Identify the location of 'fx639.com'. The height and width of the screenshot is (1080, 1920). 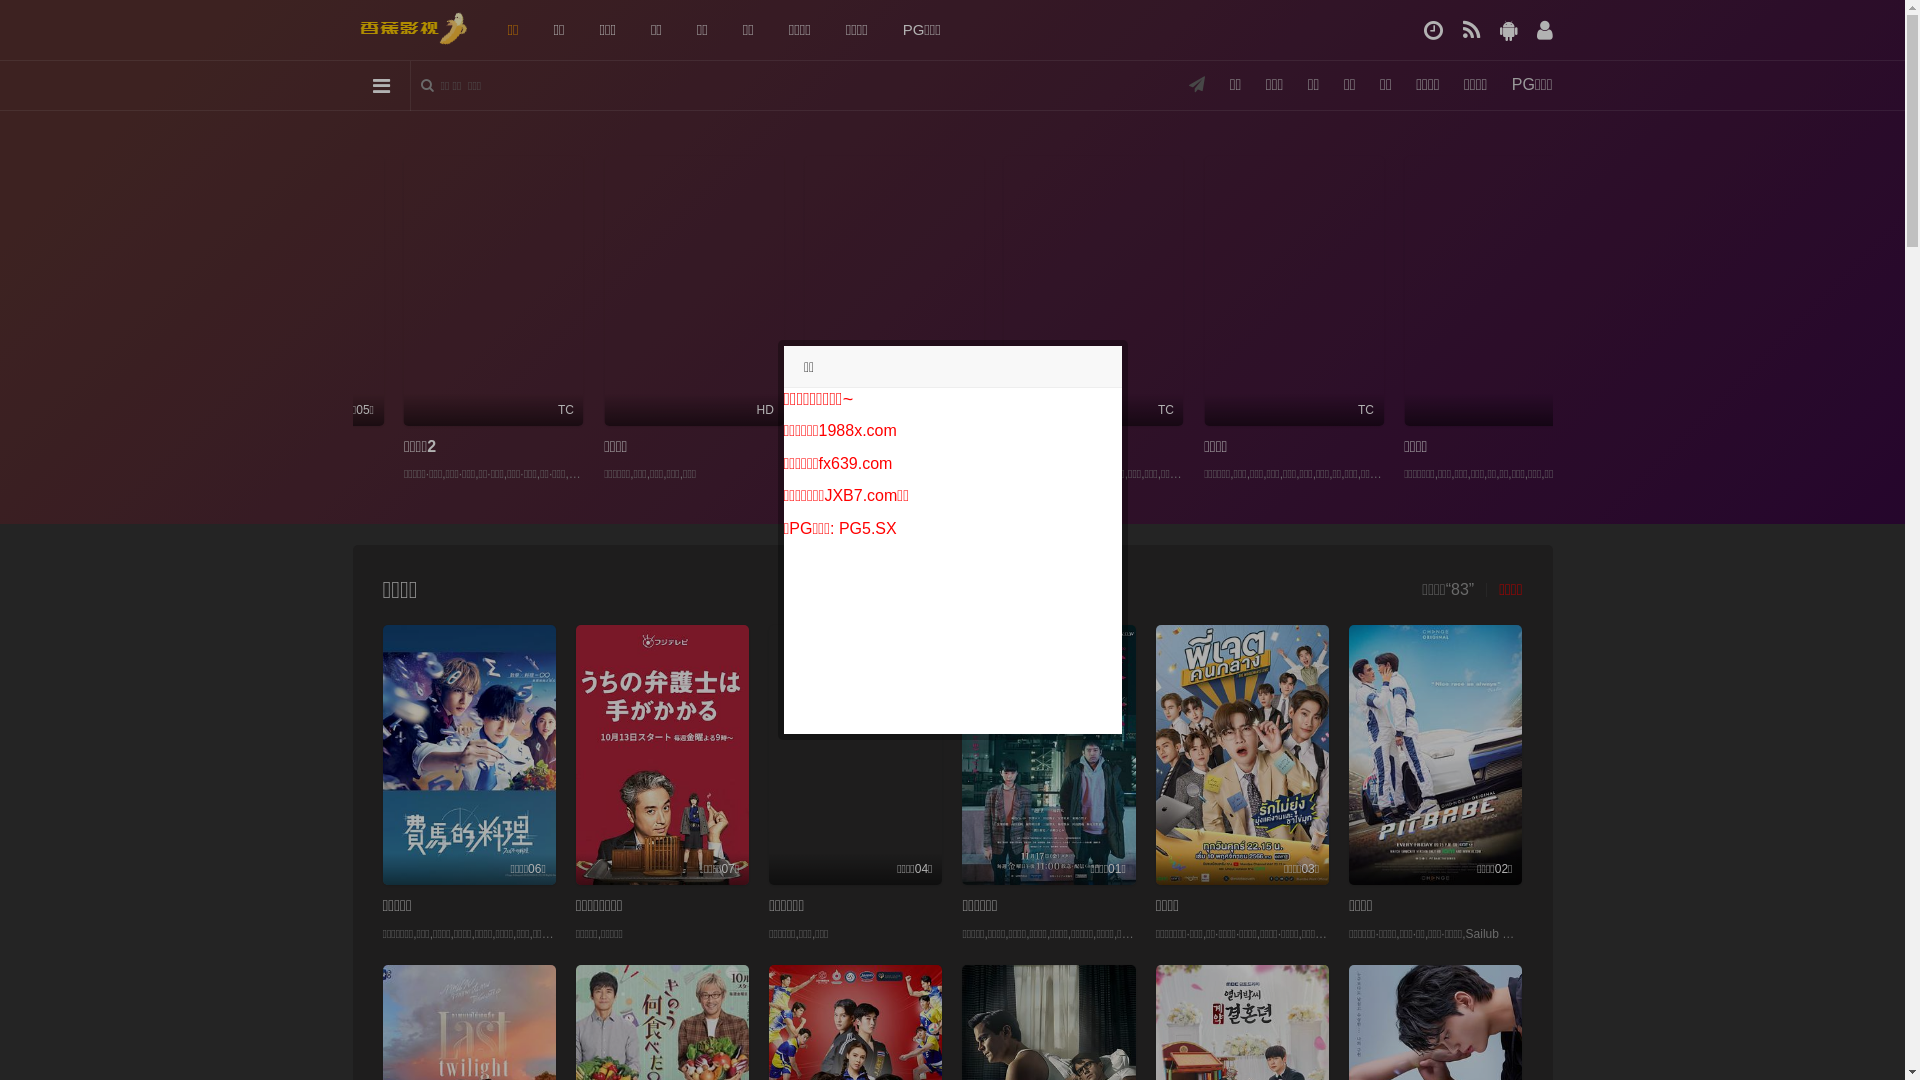
(855, 463).